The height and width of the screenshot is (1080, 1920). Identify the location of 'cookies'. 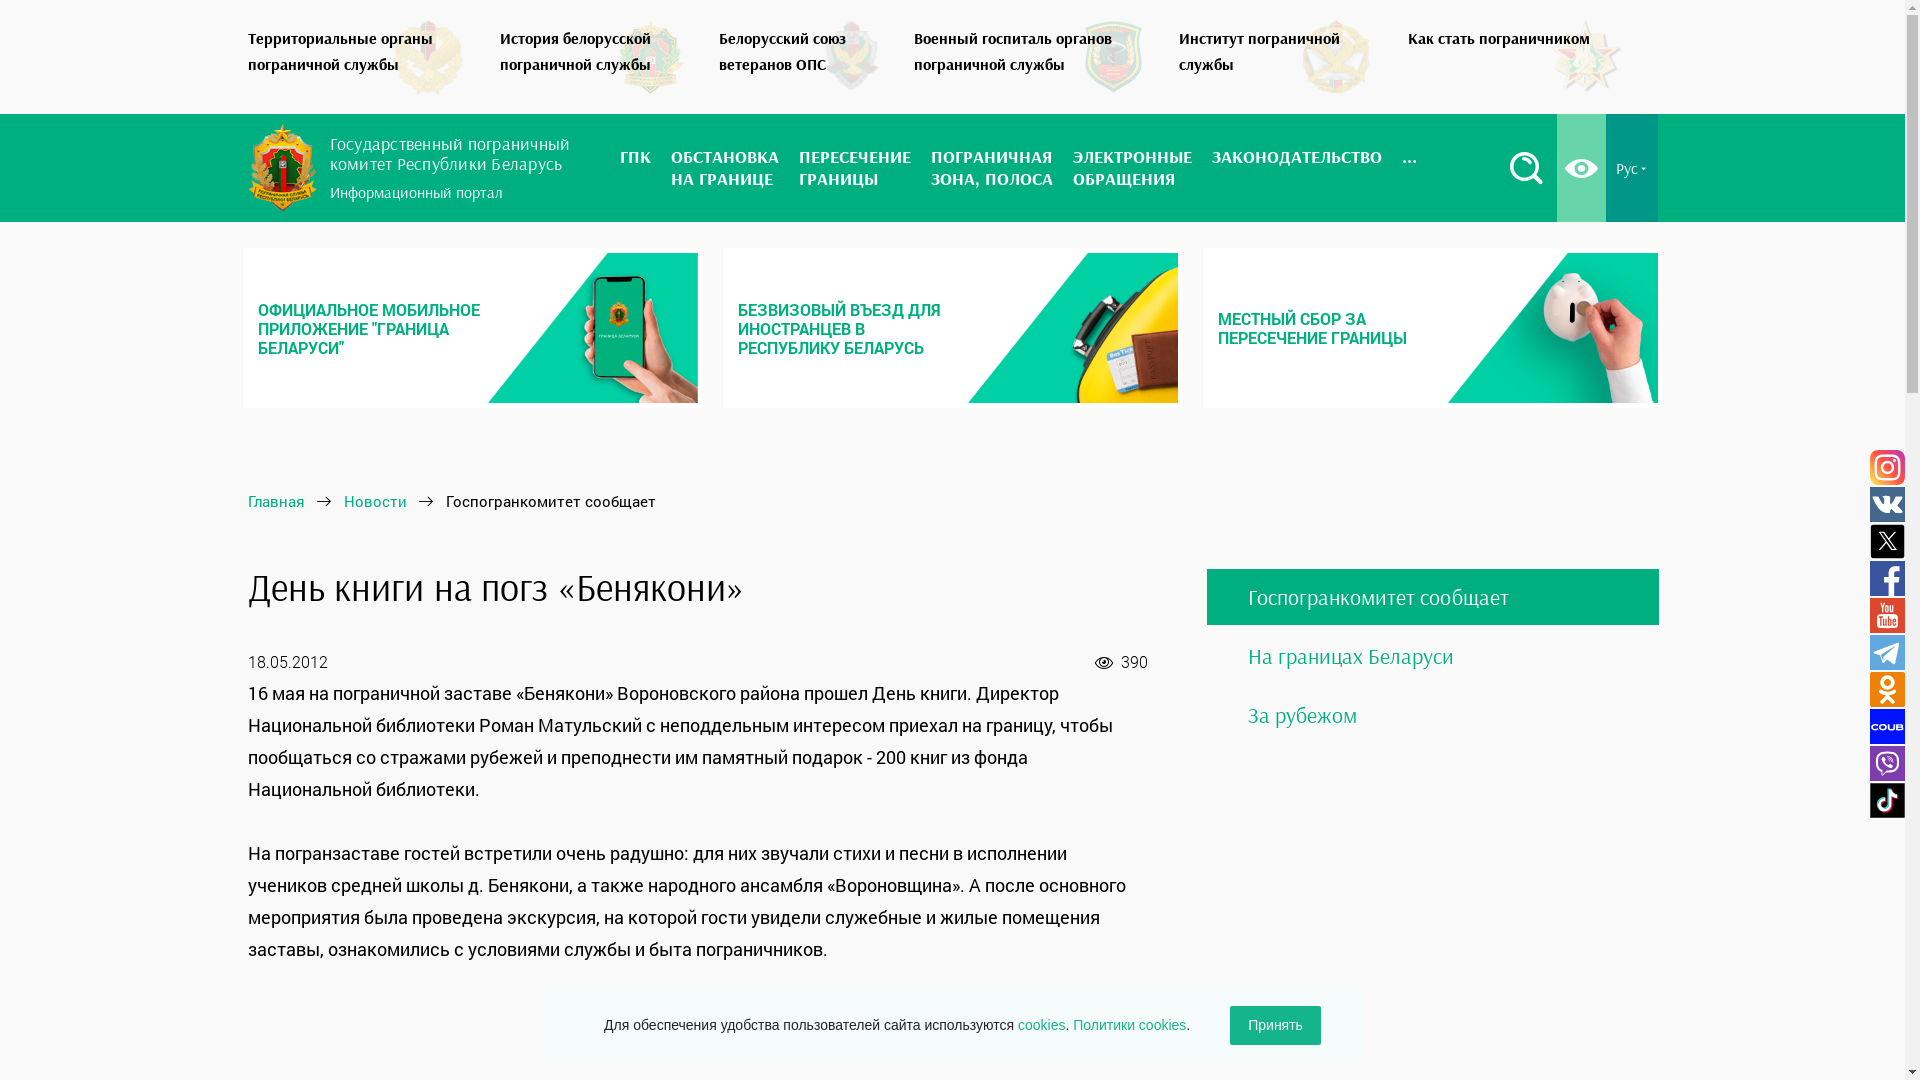
(1017, 1025).